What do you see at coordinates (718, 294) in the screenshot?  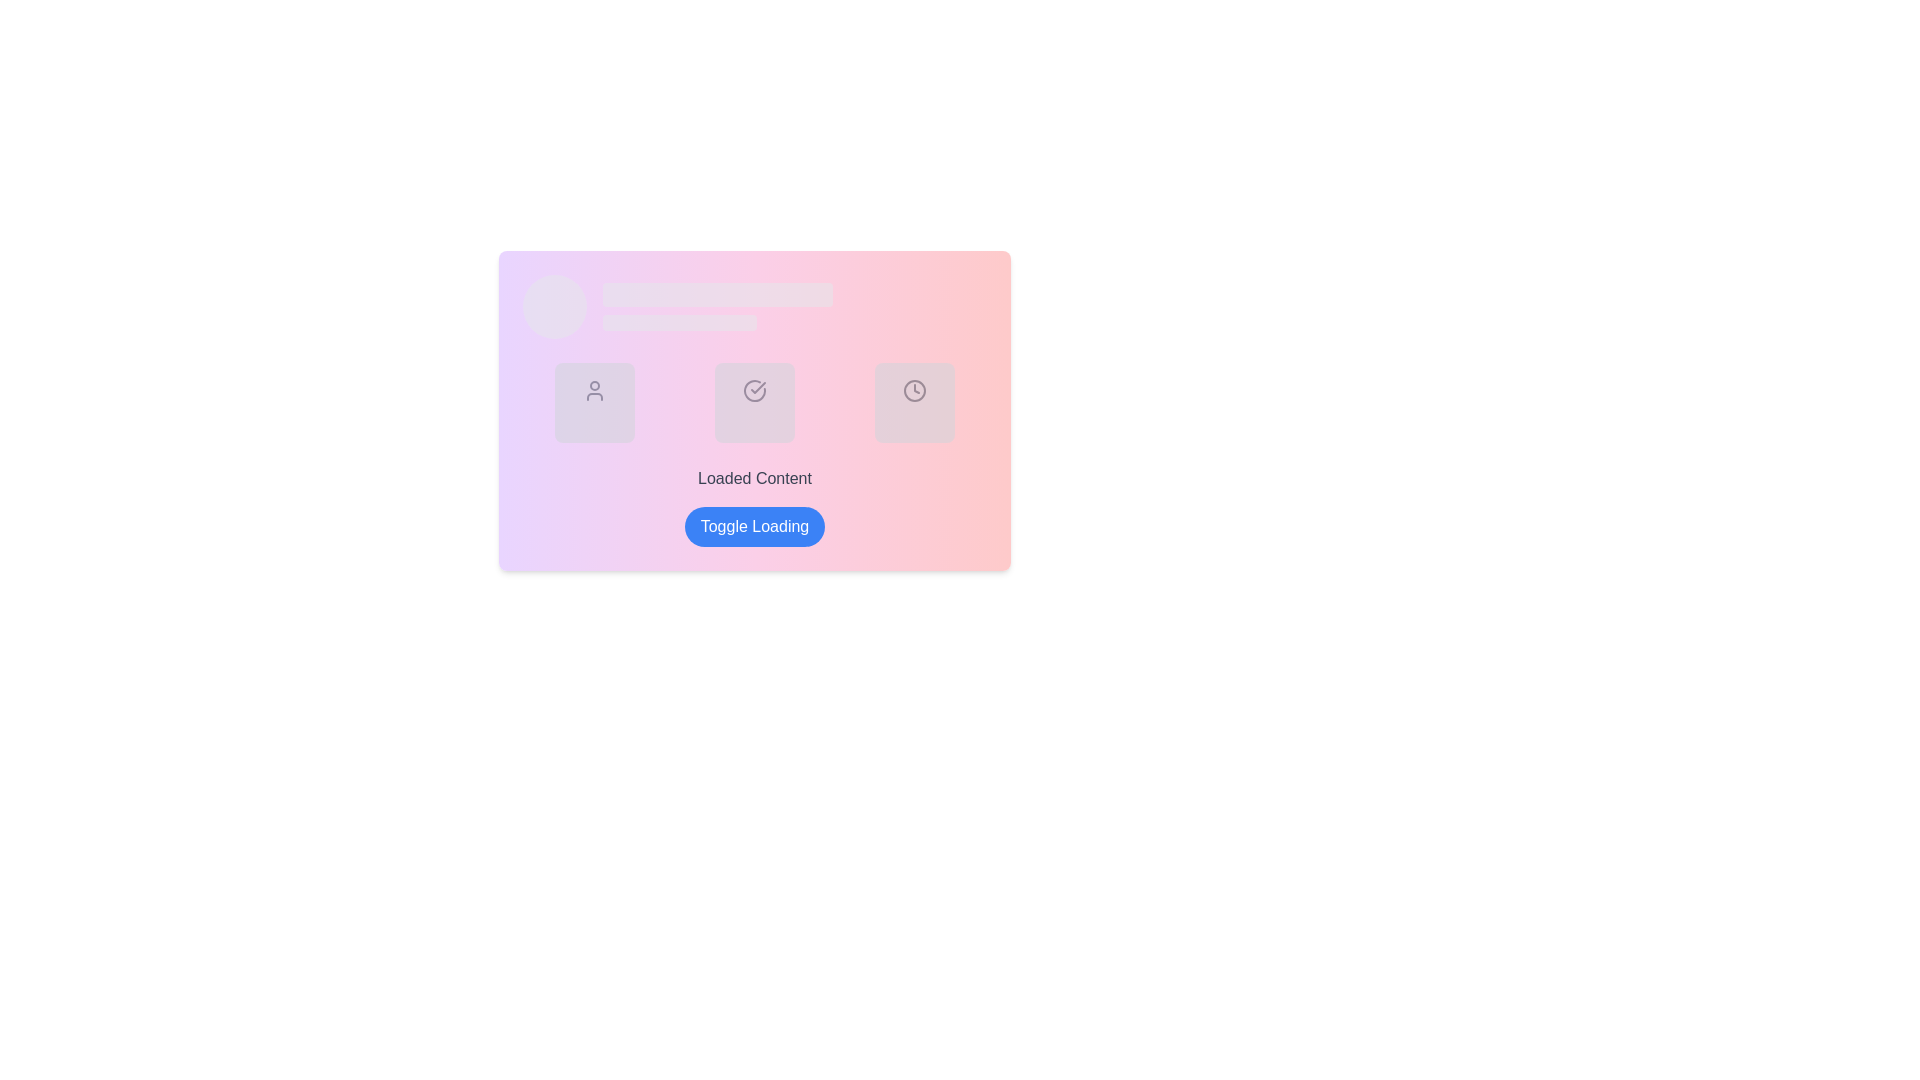 I see `the progress bar or placeholder indicator, which is a horizontal bar with a light gray background and rounded corners, located in the top-central part of the interface` at bounding box center [718, 294].